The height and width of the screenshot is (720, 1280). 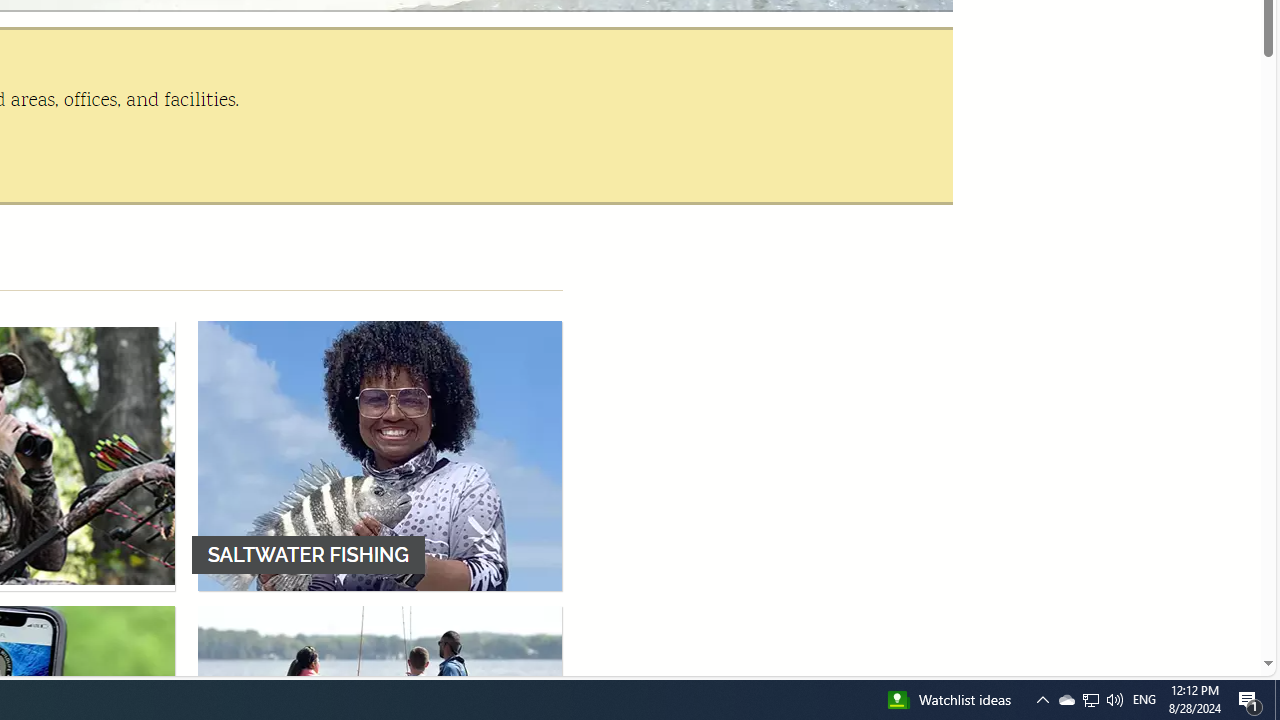 What do you see at coordinates (380, 455) in the screenshot?
I see `'SALTWATER FISHING'` at bounding box center [380, 455].